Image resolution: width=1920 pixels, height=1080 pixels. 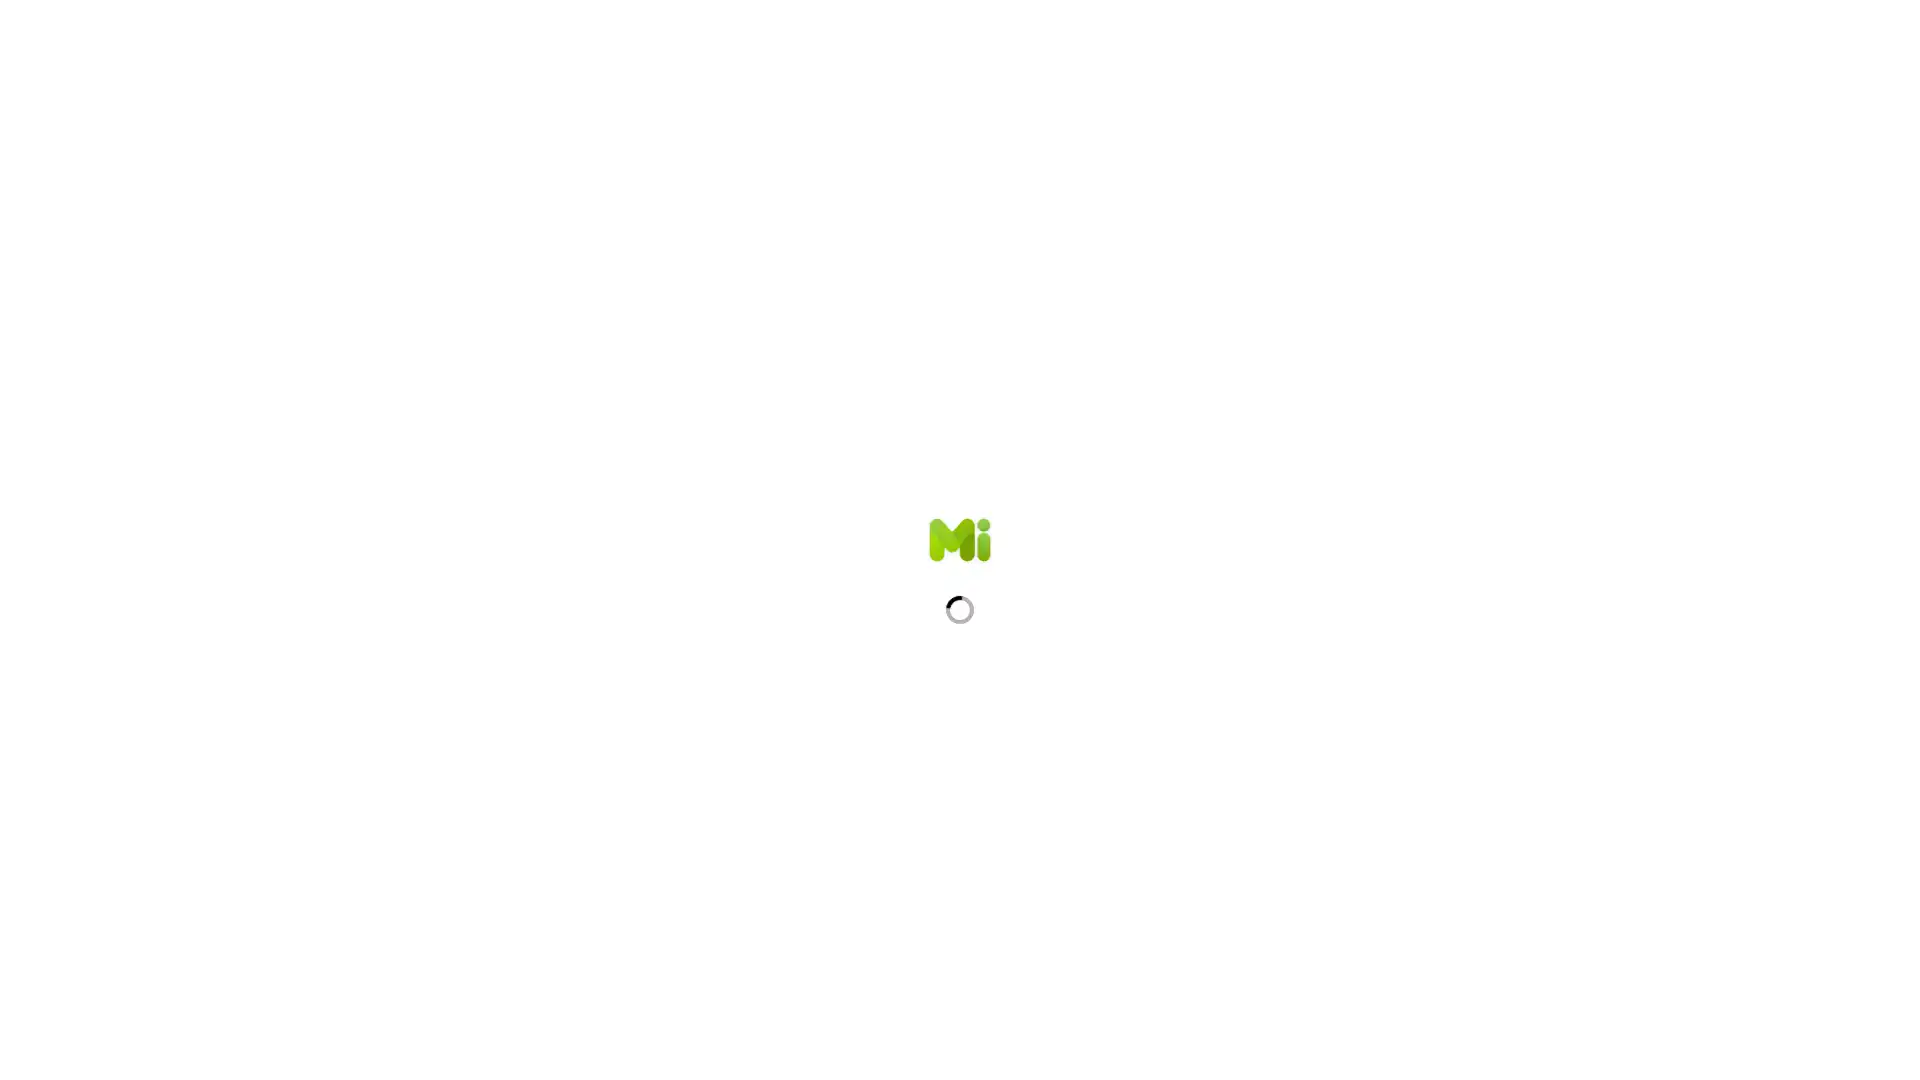 I want to click on Show more, so click(x=1245, y=640).